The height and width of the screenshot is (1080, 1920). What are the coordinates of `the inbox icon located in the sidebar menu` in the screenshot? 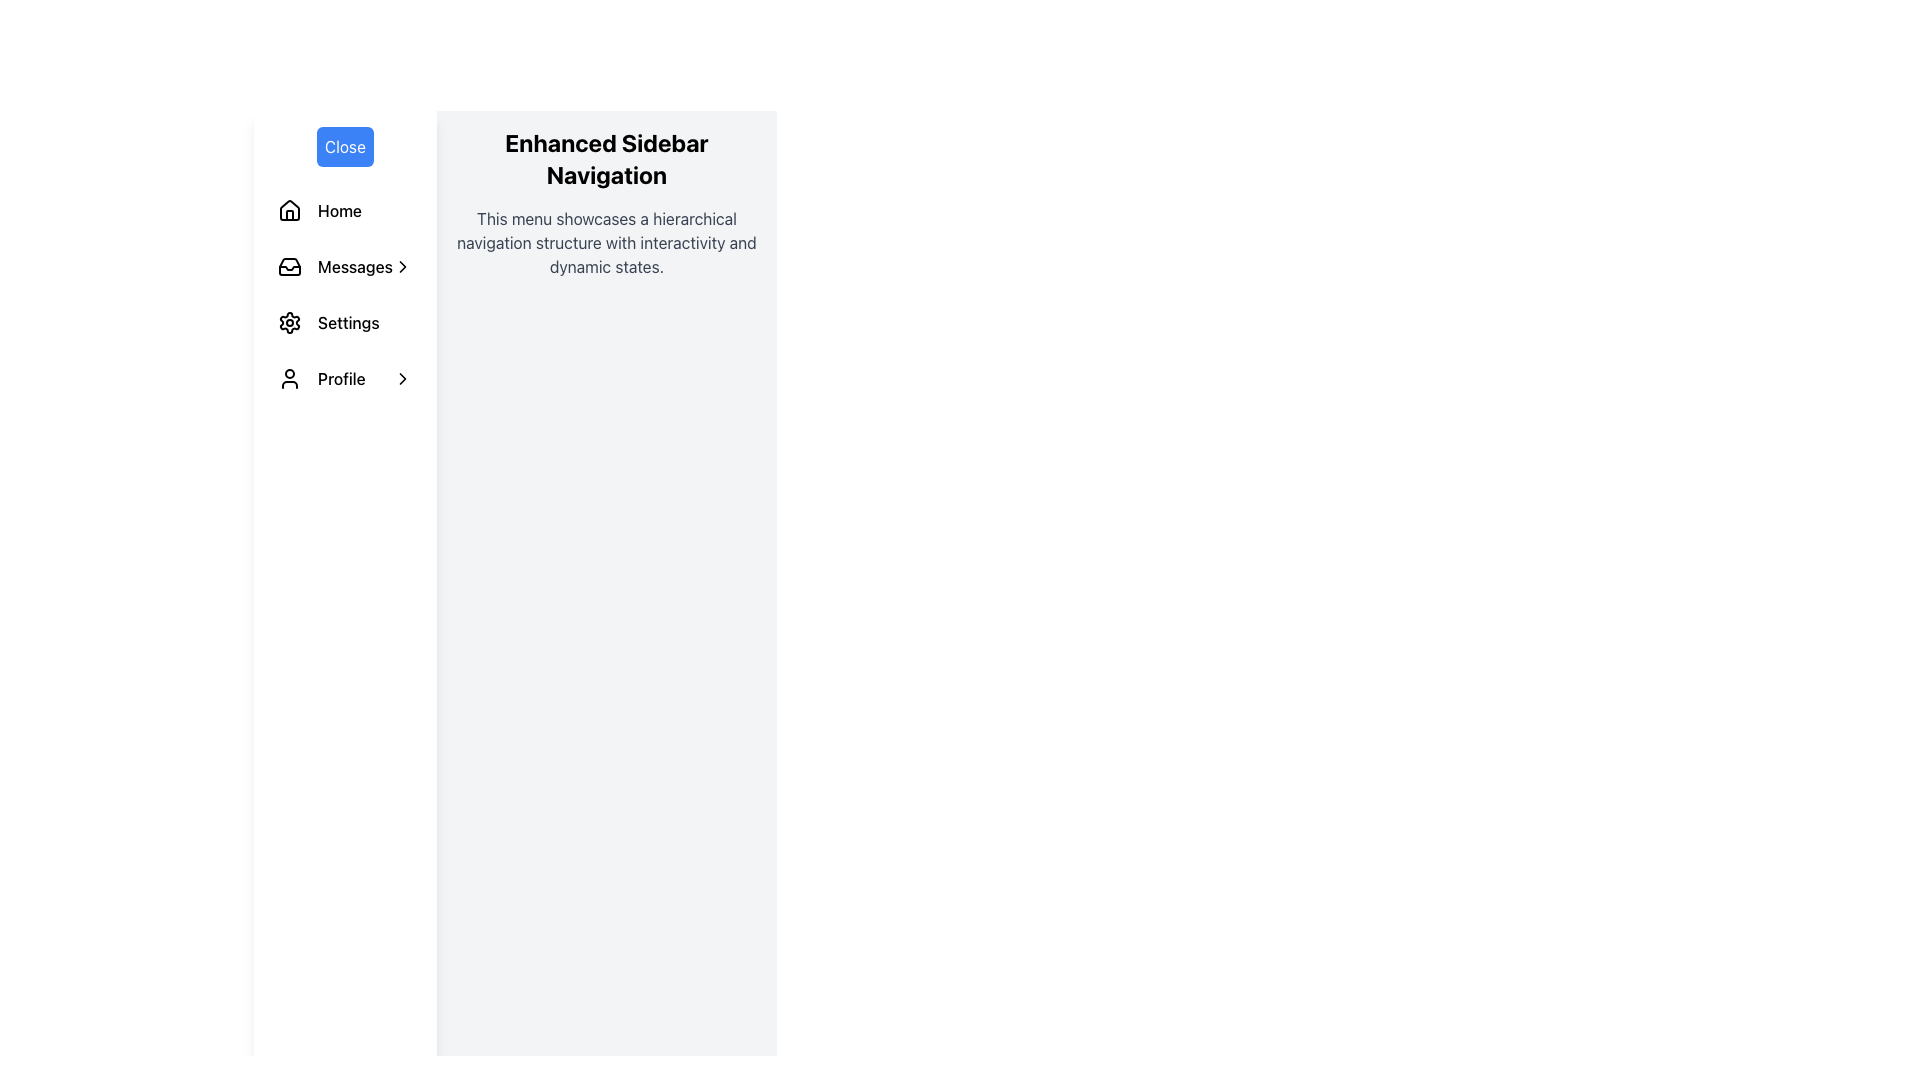 It's located at (288, 265).